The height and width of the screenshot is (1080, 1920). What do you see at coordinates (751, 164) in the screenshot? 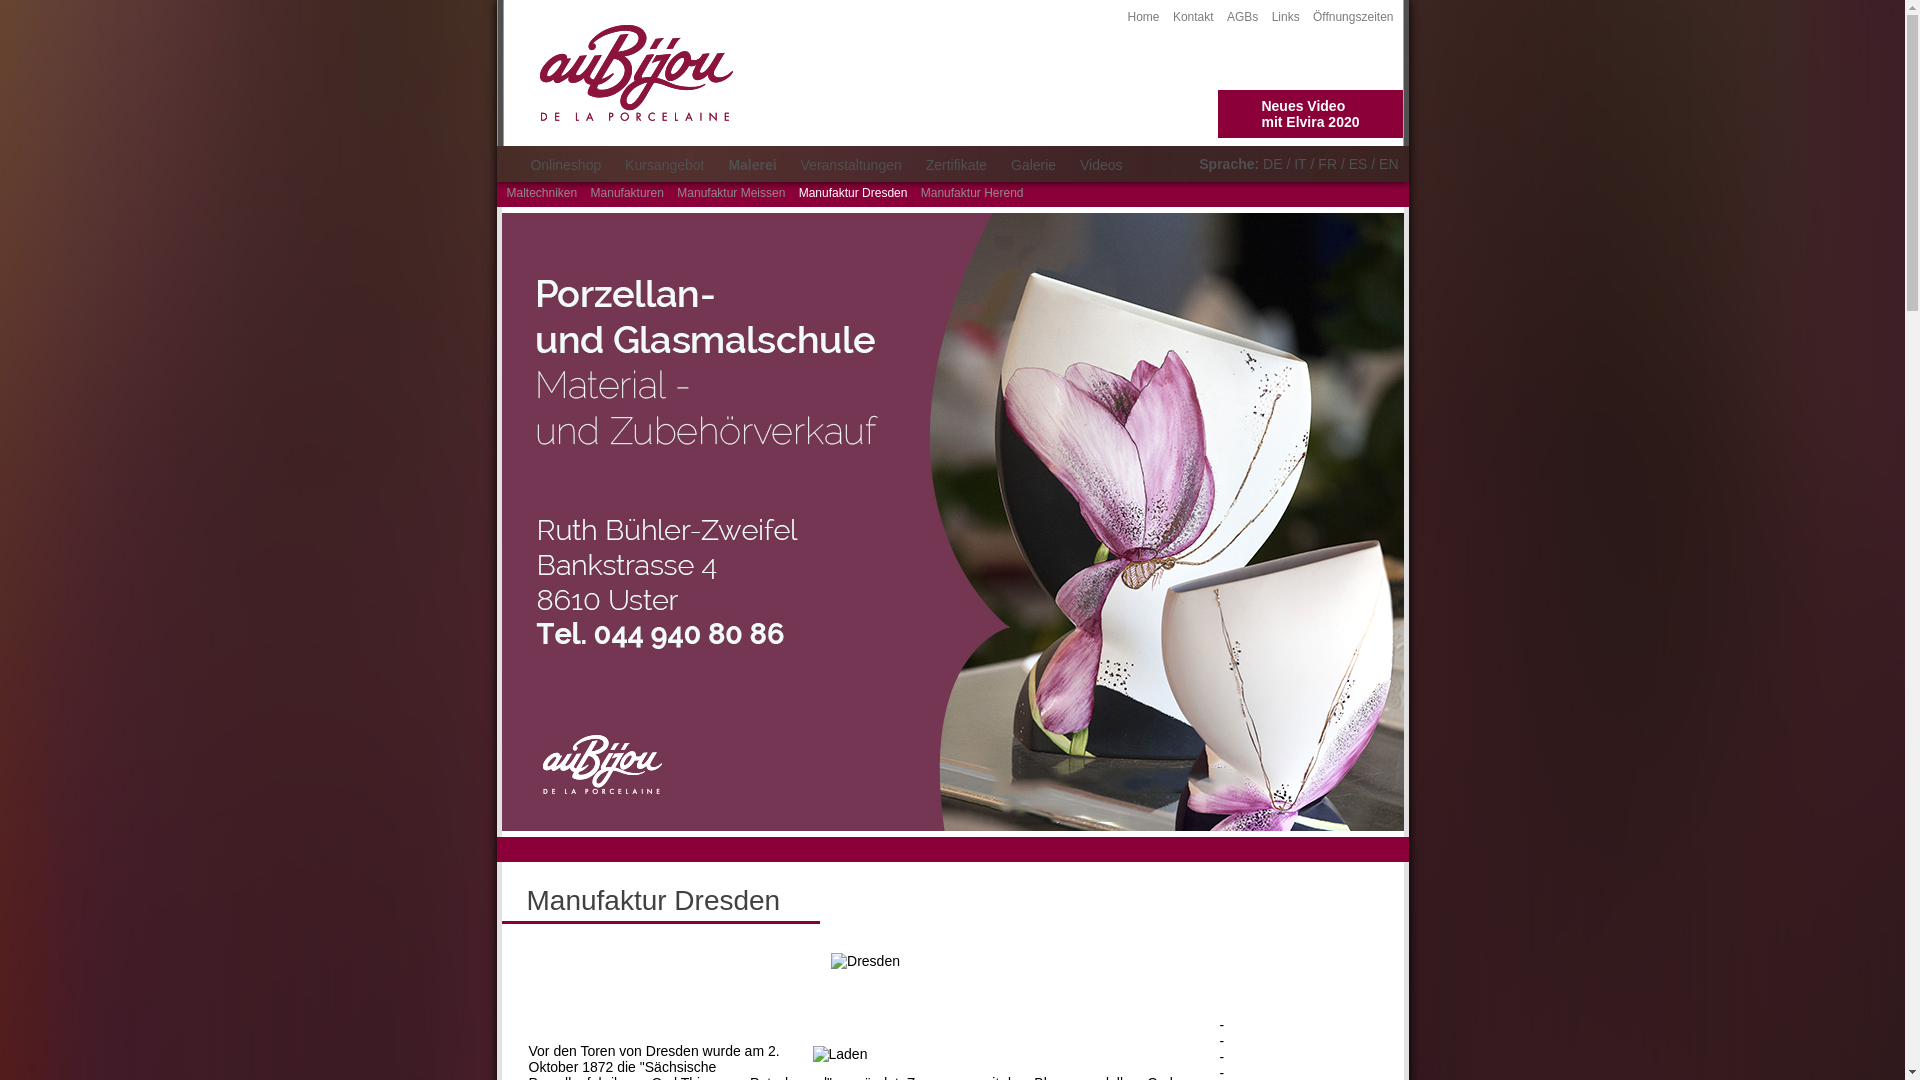
I see `'Malerei'` at bounding box center [751, 164].